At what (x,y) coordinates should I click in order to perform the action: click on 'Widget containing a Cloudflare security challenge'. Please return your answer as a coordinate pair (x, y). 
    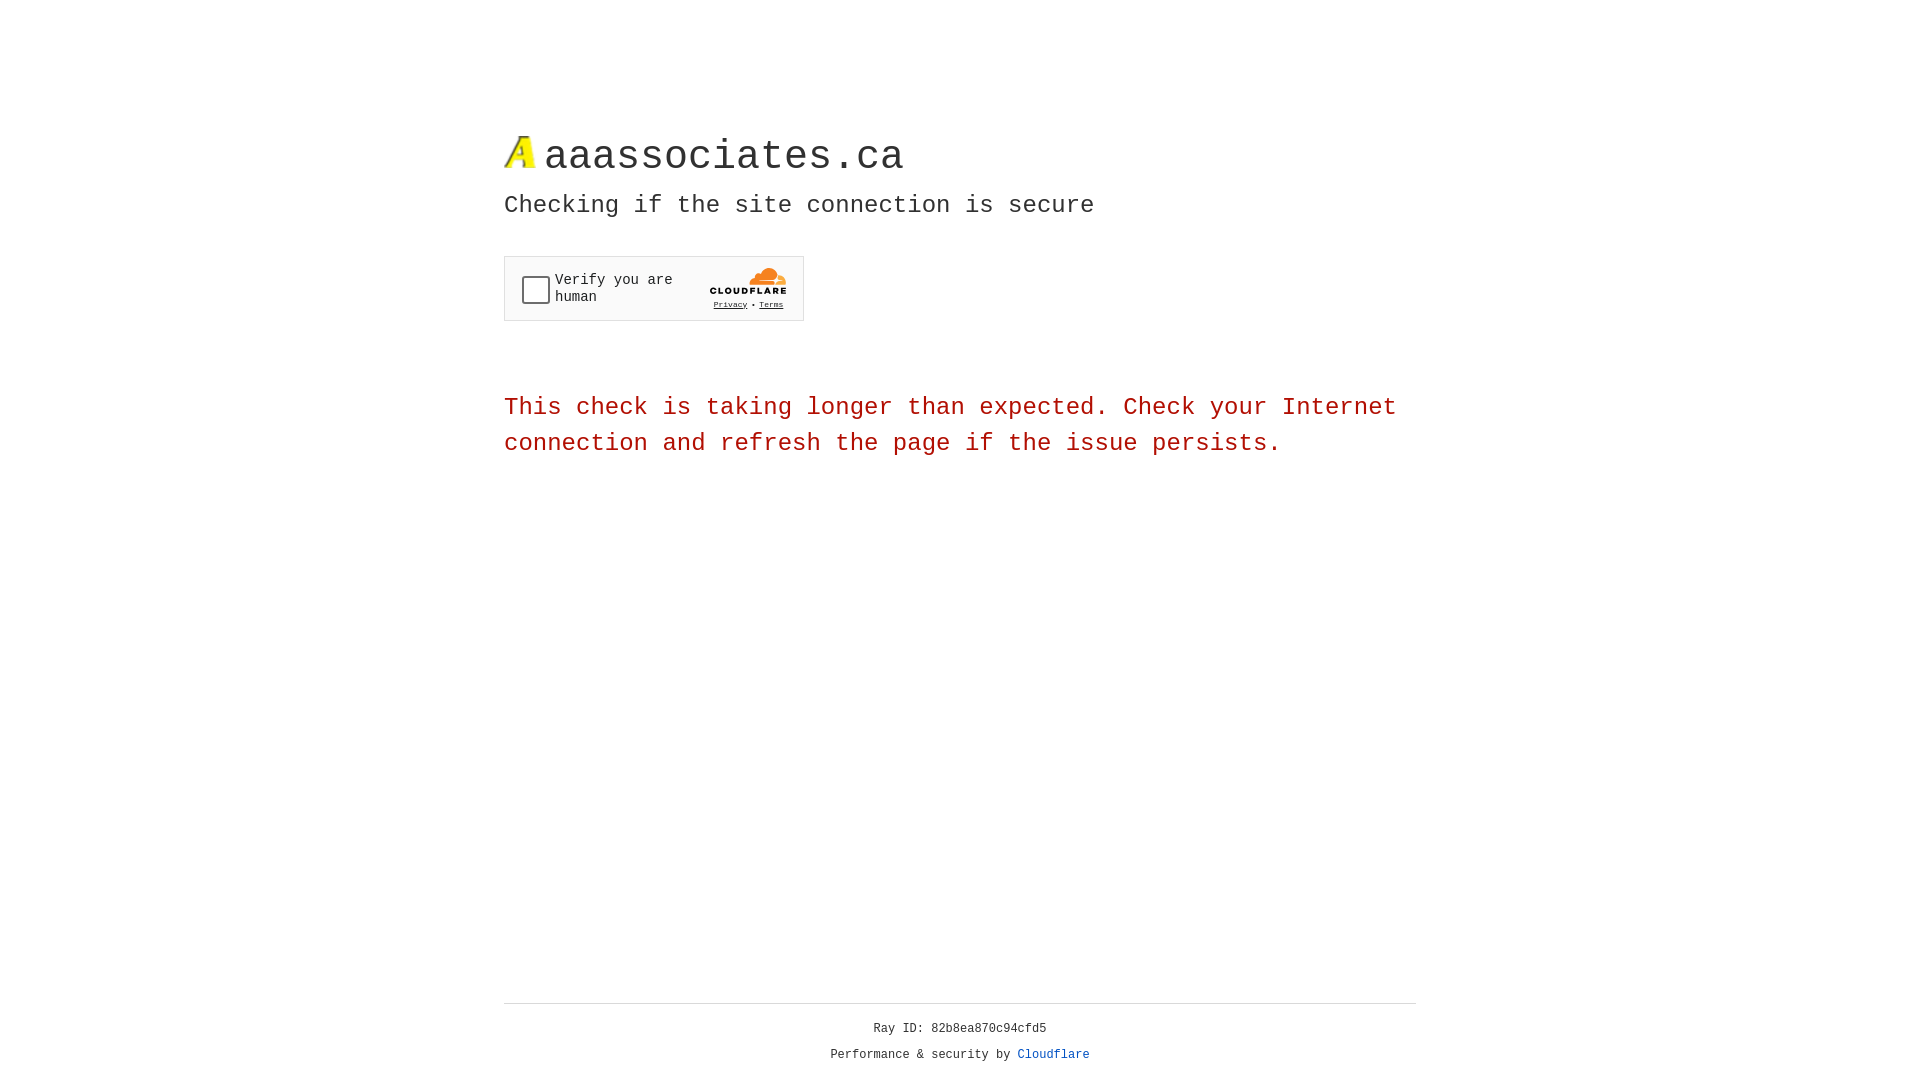
    Looking at the image, I should click on (653, 288).